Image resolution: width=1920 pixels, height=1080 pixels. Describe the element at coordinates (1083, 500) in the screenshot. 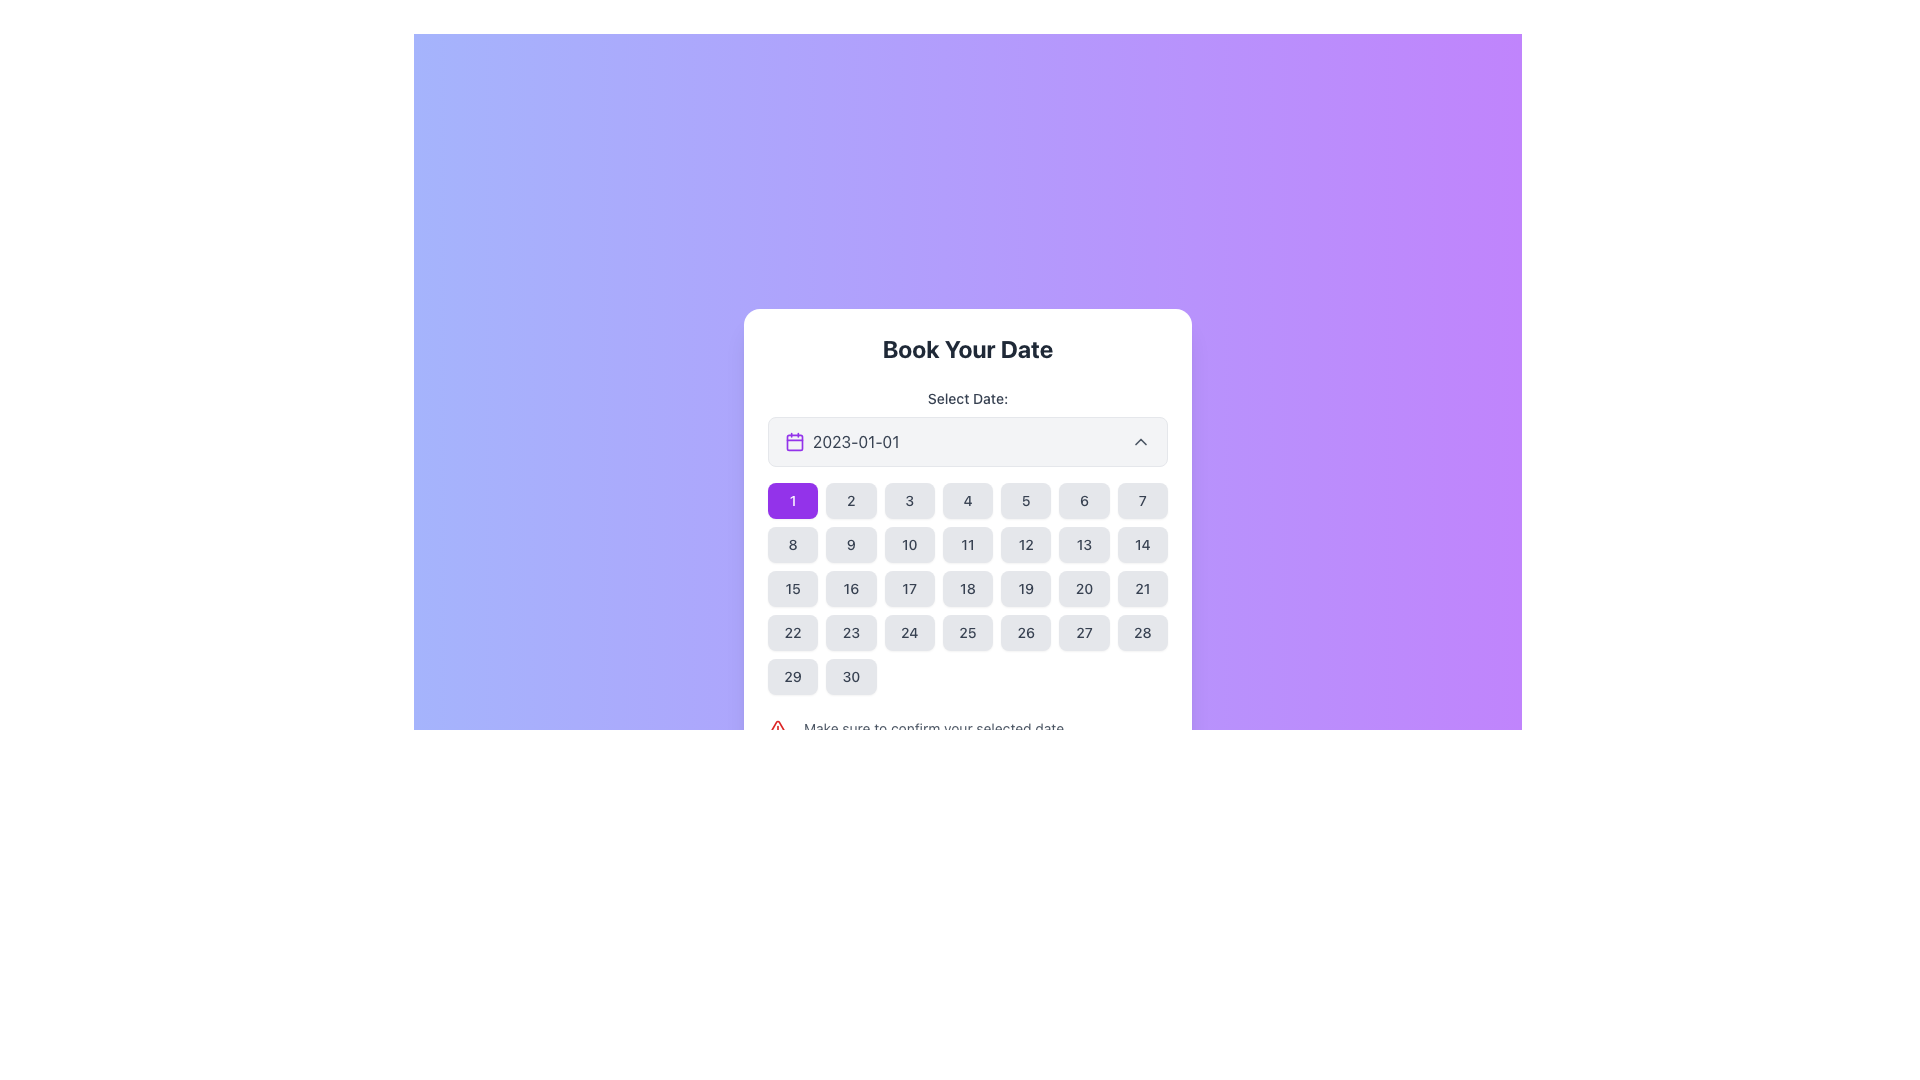

I see `the selectable calendar day button representing the 6th day of the displayed month, located in the first row of the calendar grid` at that location.